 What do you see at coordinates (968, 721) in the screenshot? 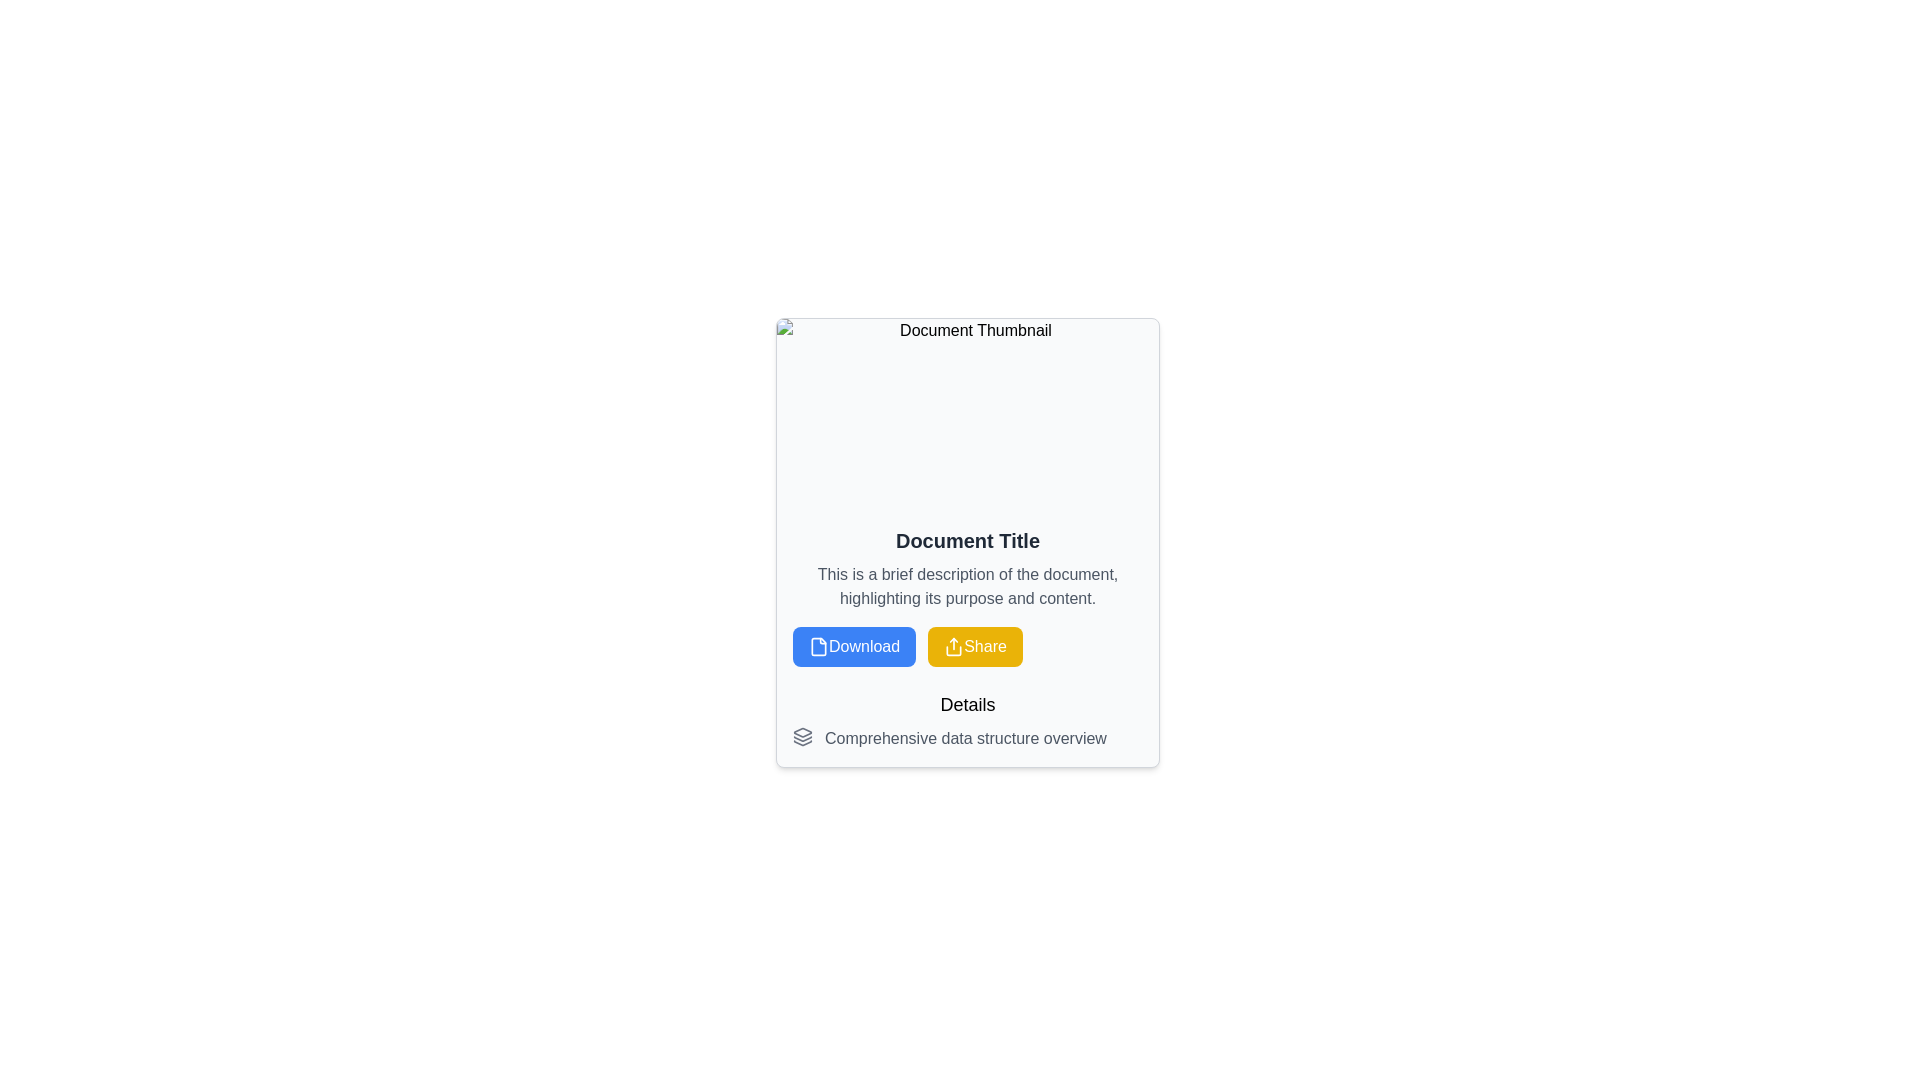
I see `the Text block with an icon located at the bottom section of the card, which is positioned below the 'Download' and 'Share' buttons` at bounding box center [968, 721].